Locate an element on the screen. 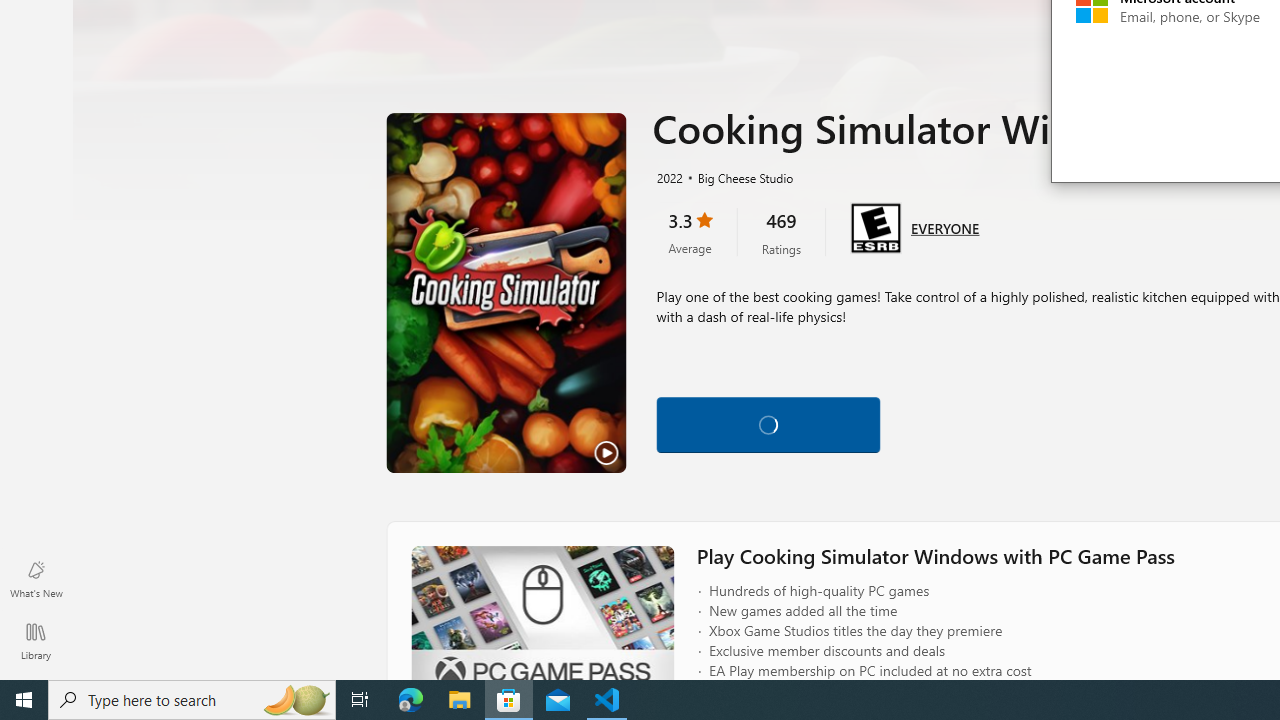  'File Explorer' is located at coordinates (459, 698).